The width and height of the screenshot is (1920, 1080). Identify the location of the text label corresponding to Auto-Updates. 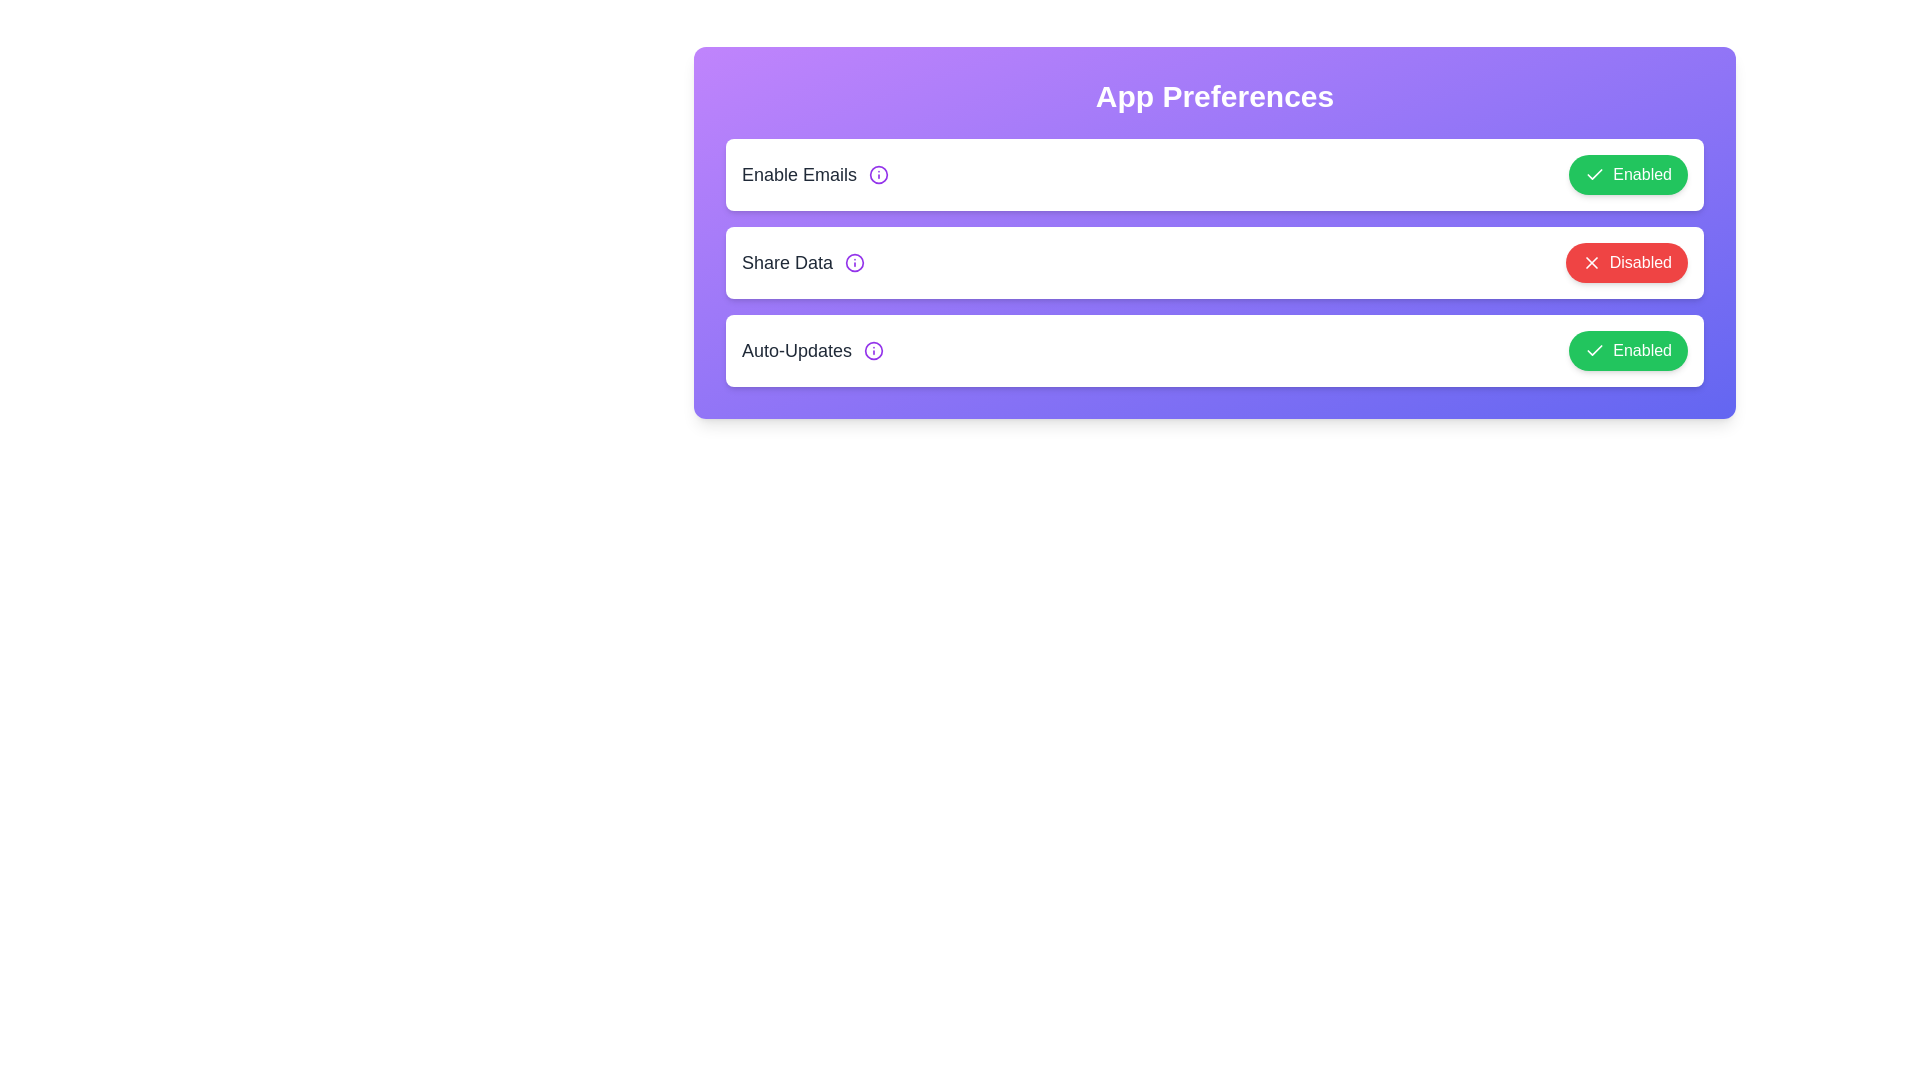
(795, 350).